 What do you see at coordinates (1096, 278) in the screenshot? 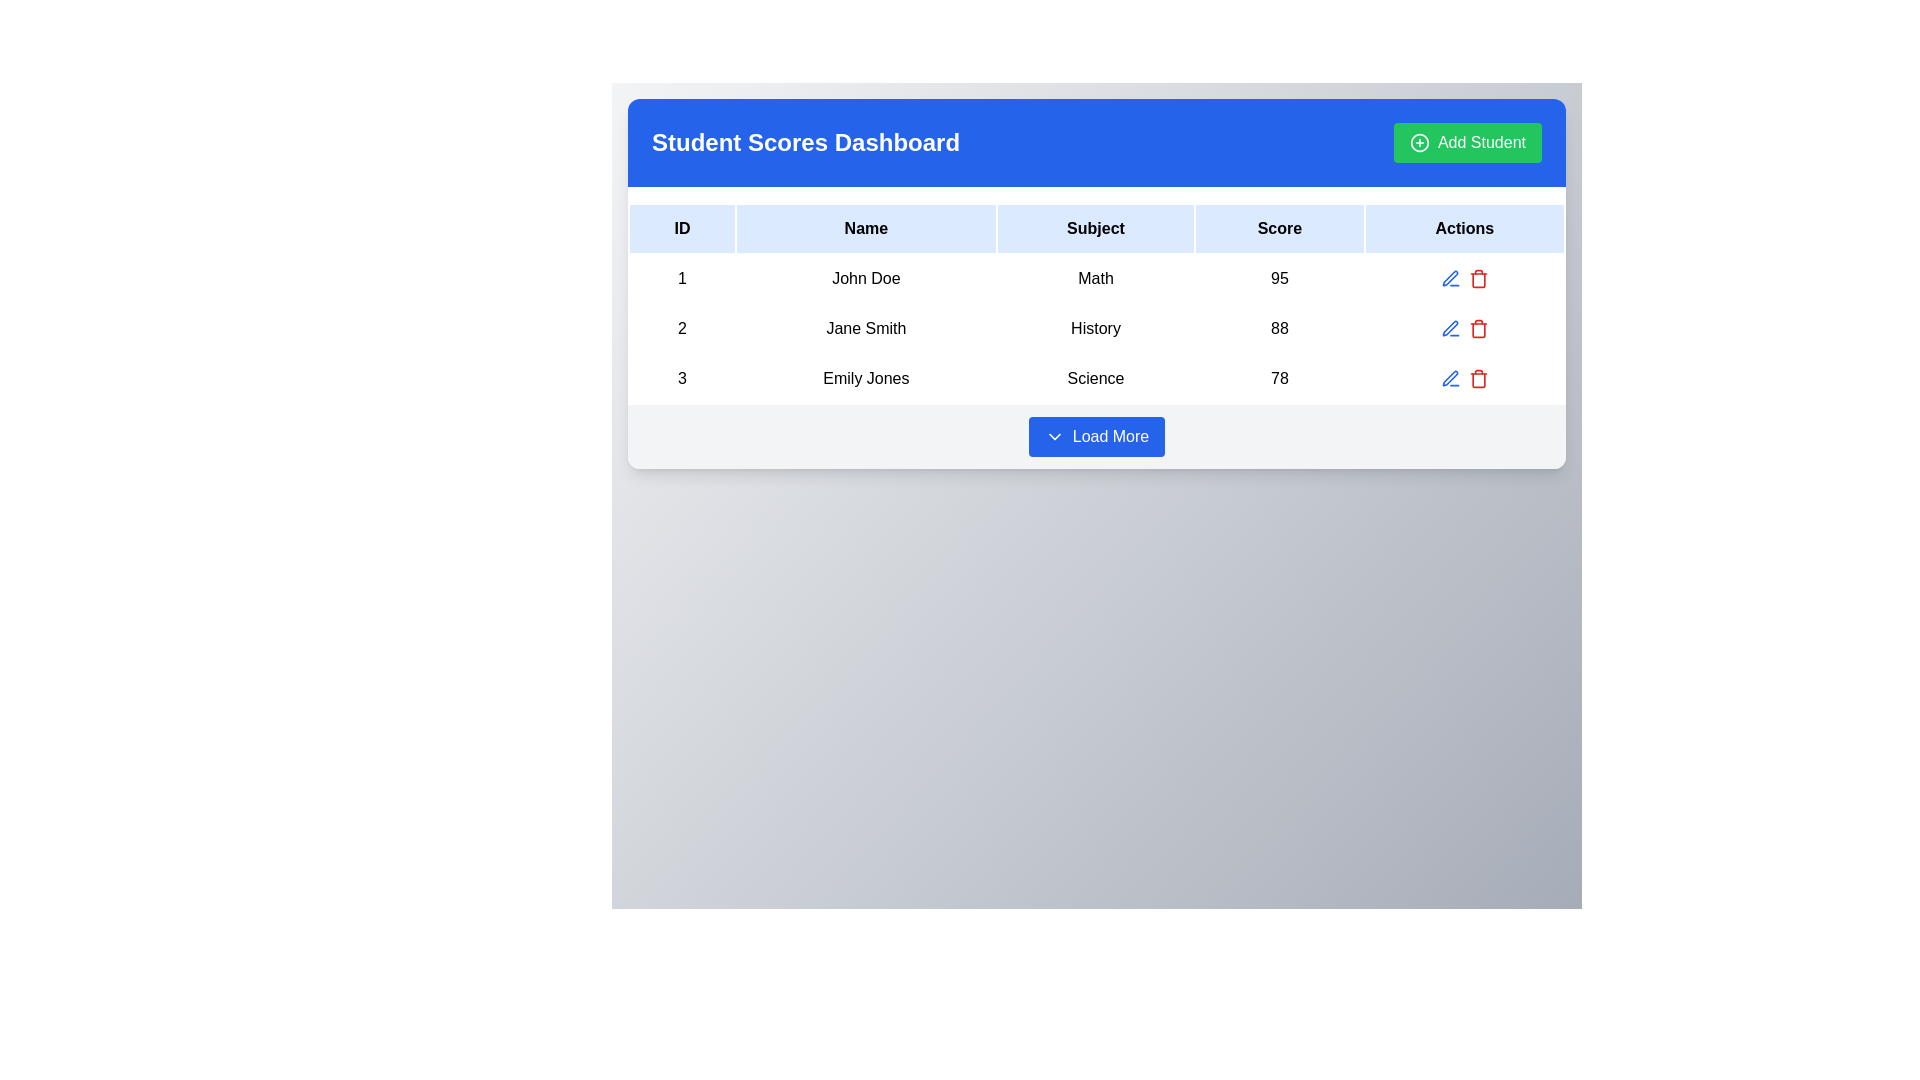
I see `the first row of the student information table labeled 'Student Scores Dashboard'` at bounding box center [1096, 278].